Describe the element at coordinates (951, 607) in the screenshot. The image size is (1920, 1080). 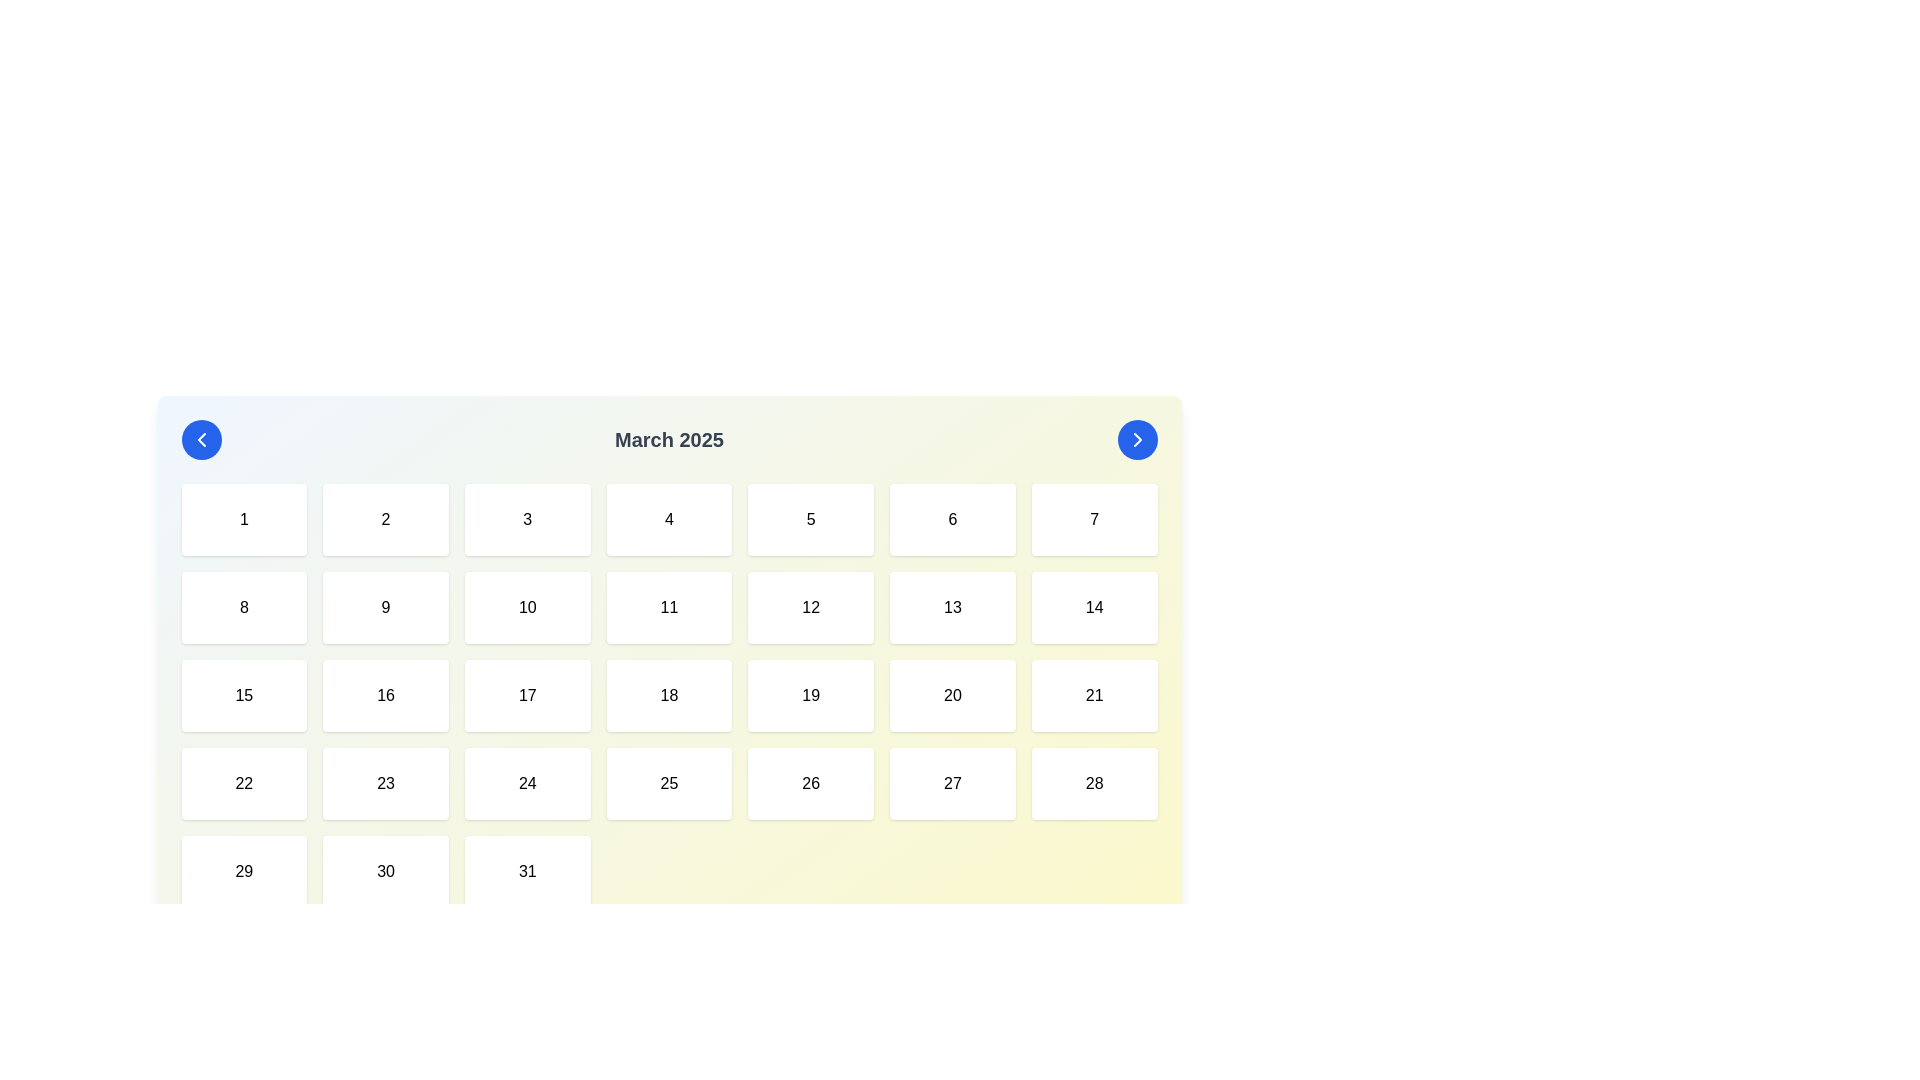
I see `the calendar day button representing the 13th day to change its background color` at that location.